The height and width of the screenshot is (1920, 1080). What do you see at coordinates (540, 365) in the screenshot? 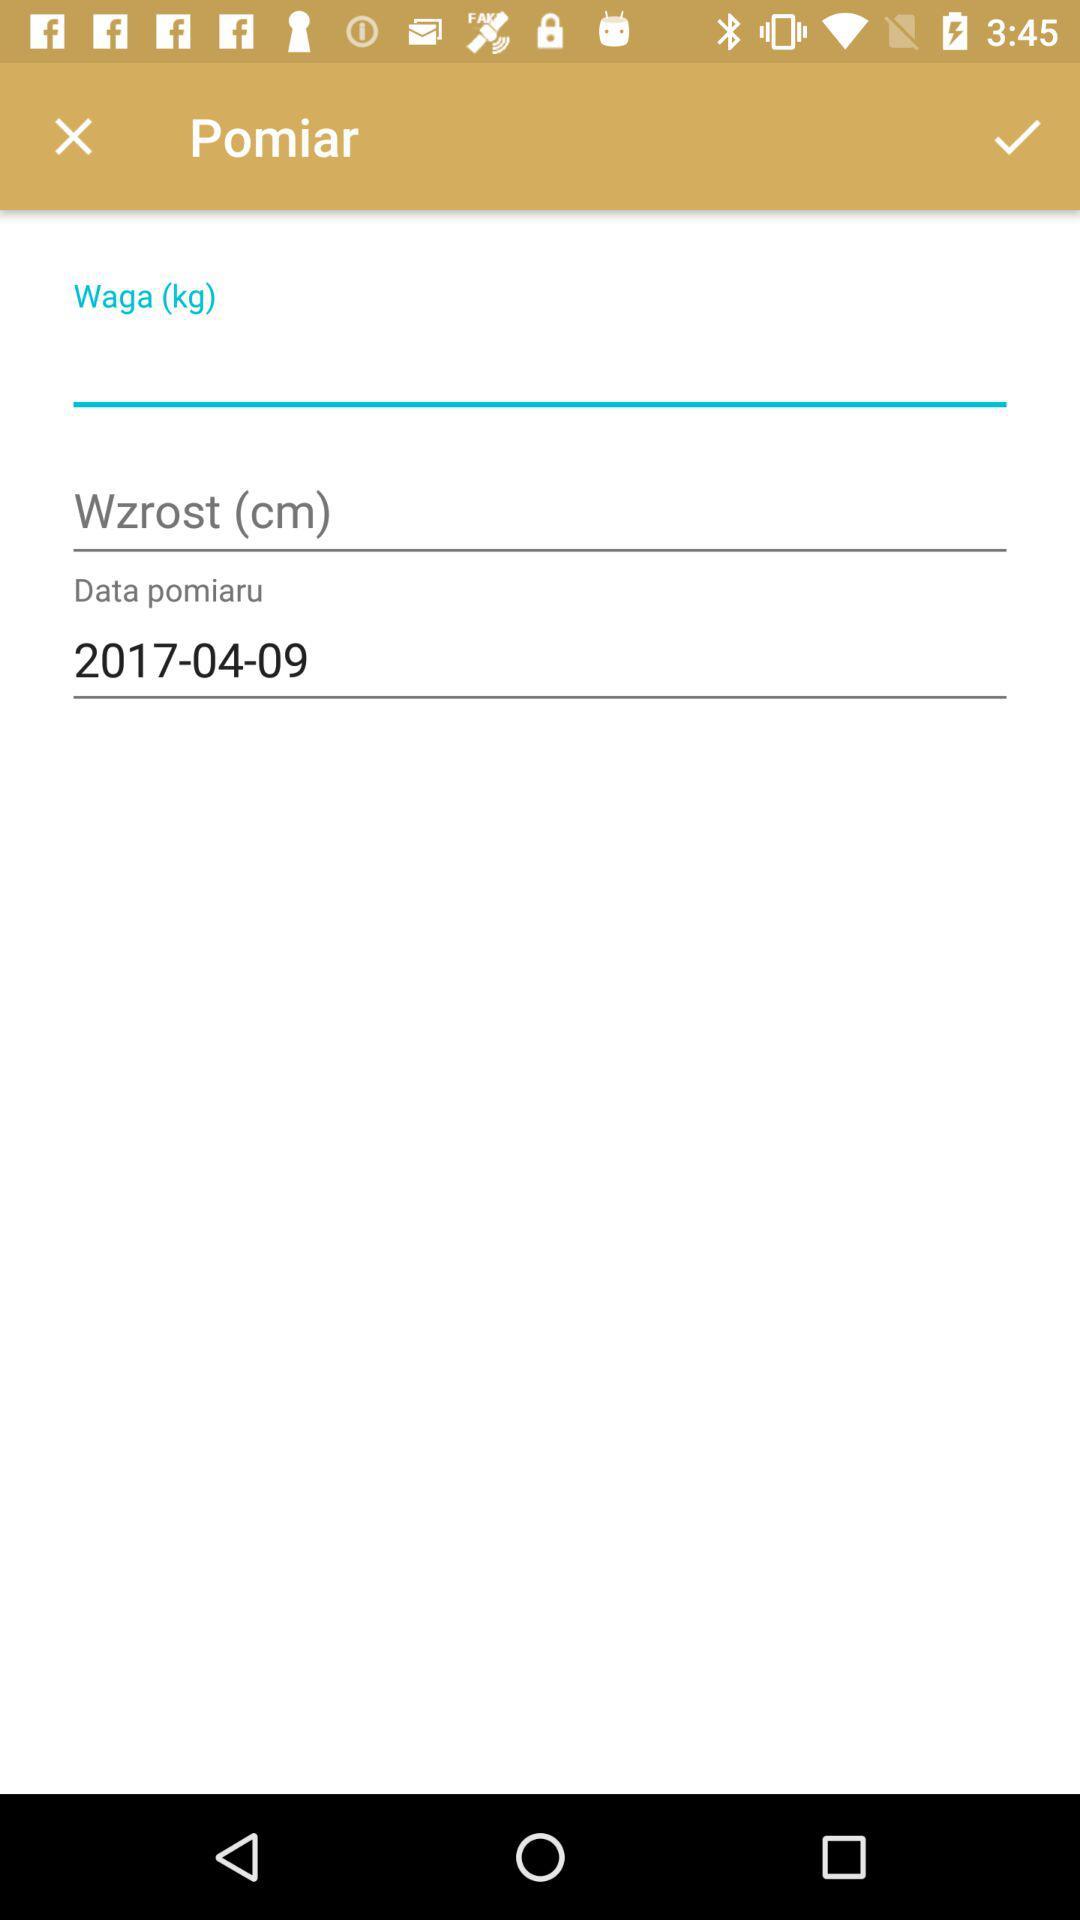
I see `weight field` at bounding box center [540, 365].